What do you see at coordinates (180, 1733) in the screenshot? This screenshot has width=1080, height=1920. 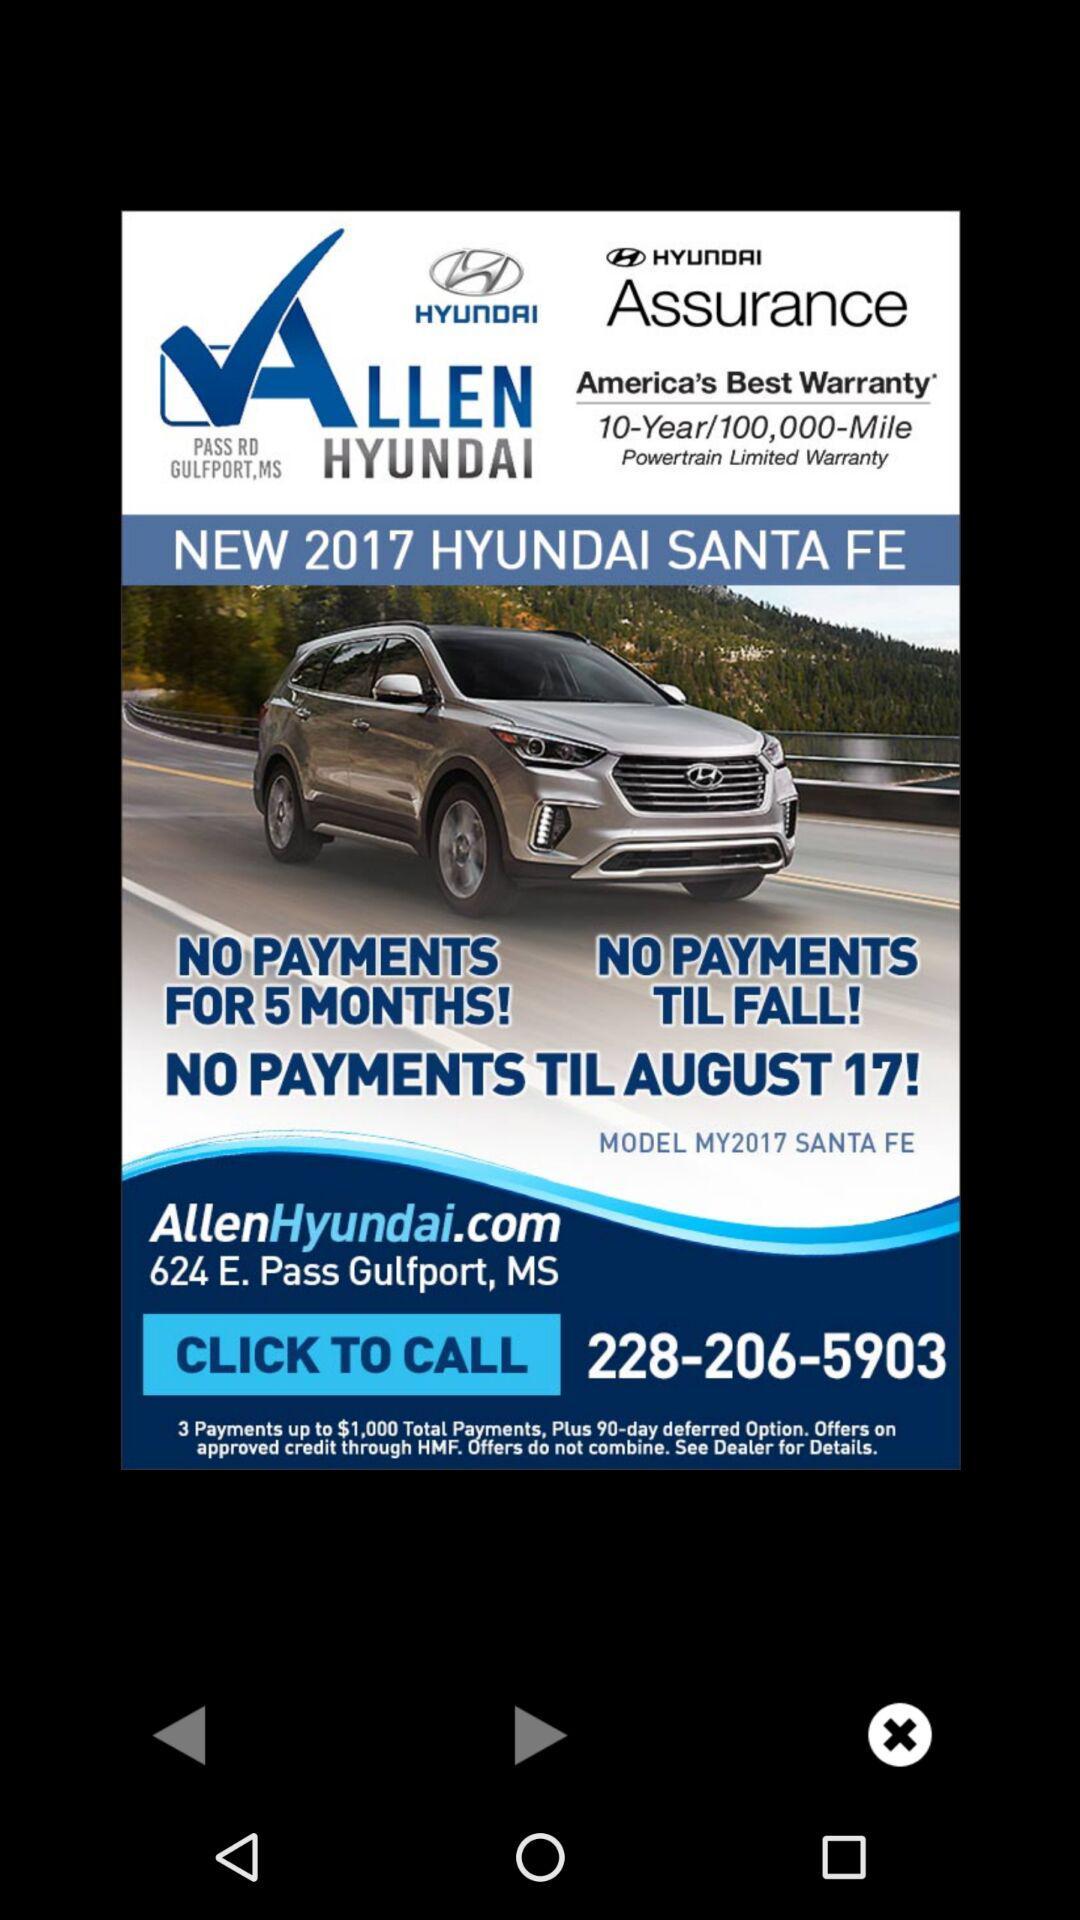 I see `go back` at bounding box center [180, 1733].